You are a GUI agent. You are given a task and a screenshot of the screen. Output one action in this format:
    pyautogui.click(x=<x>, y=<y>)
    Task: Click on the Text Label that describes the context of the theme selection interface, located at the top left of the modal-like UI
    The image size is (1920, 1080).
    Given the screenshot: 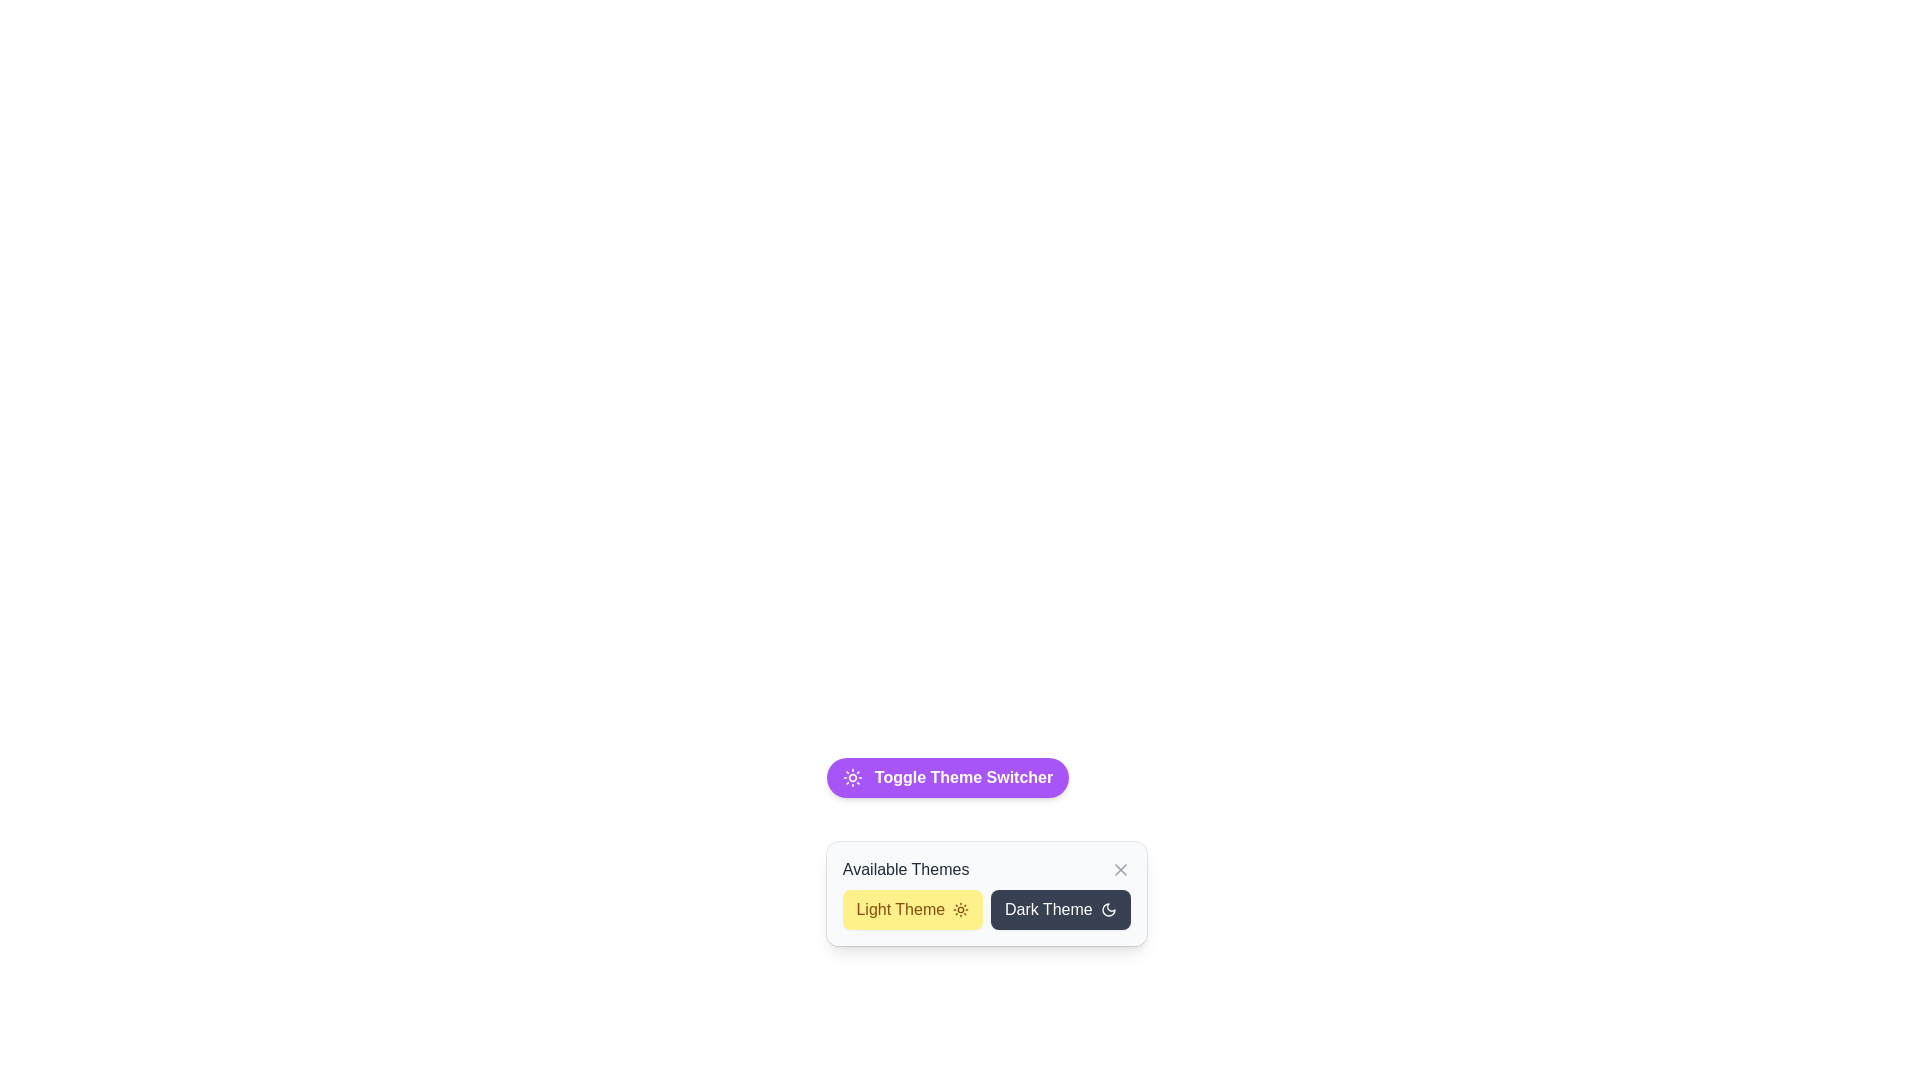 What is the action you would take?
    pyautogui.click(x=905, y=869)
    